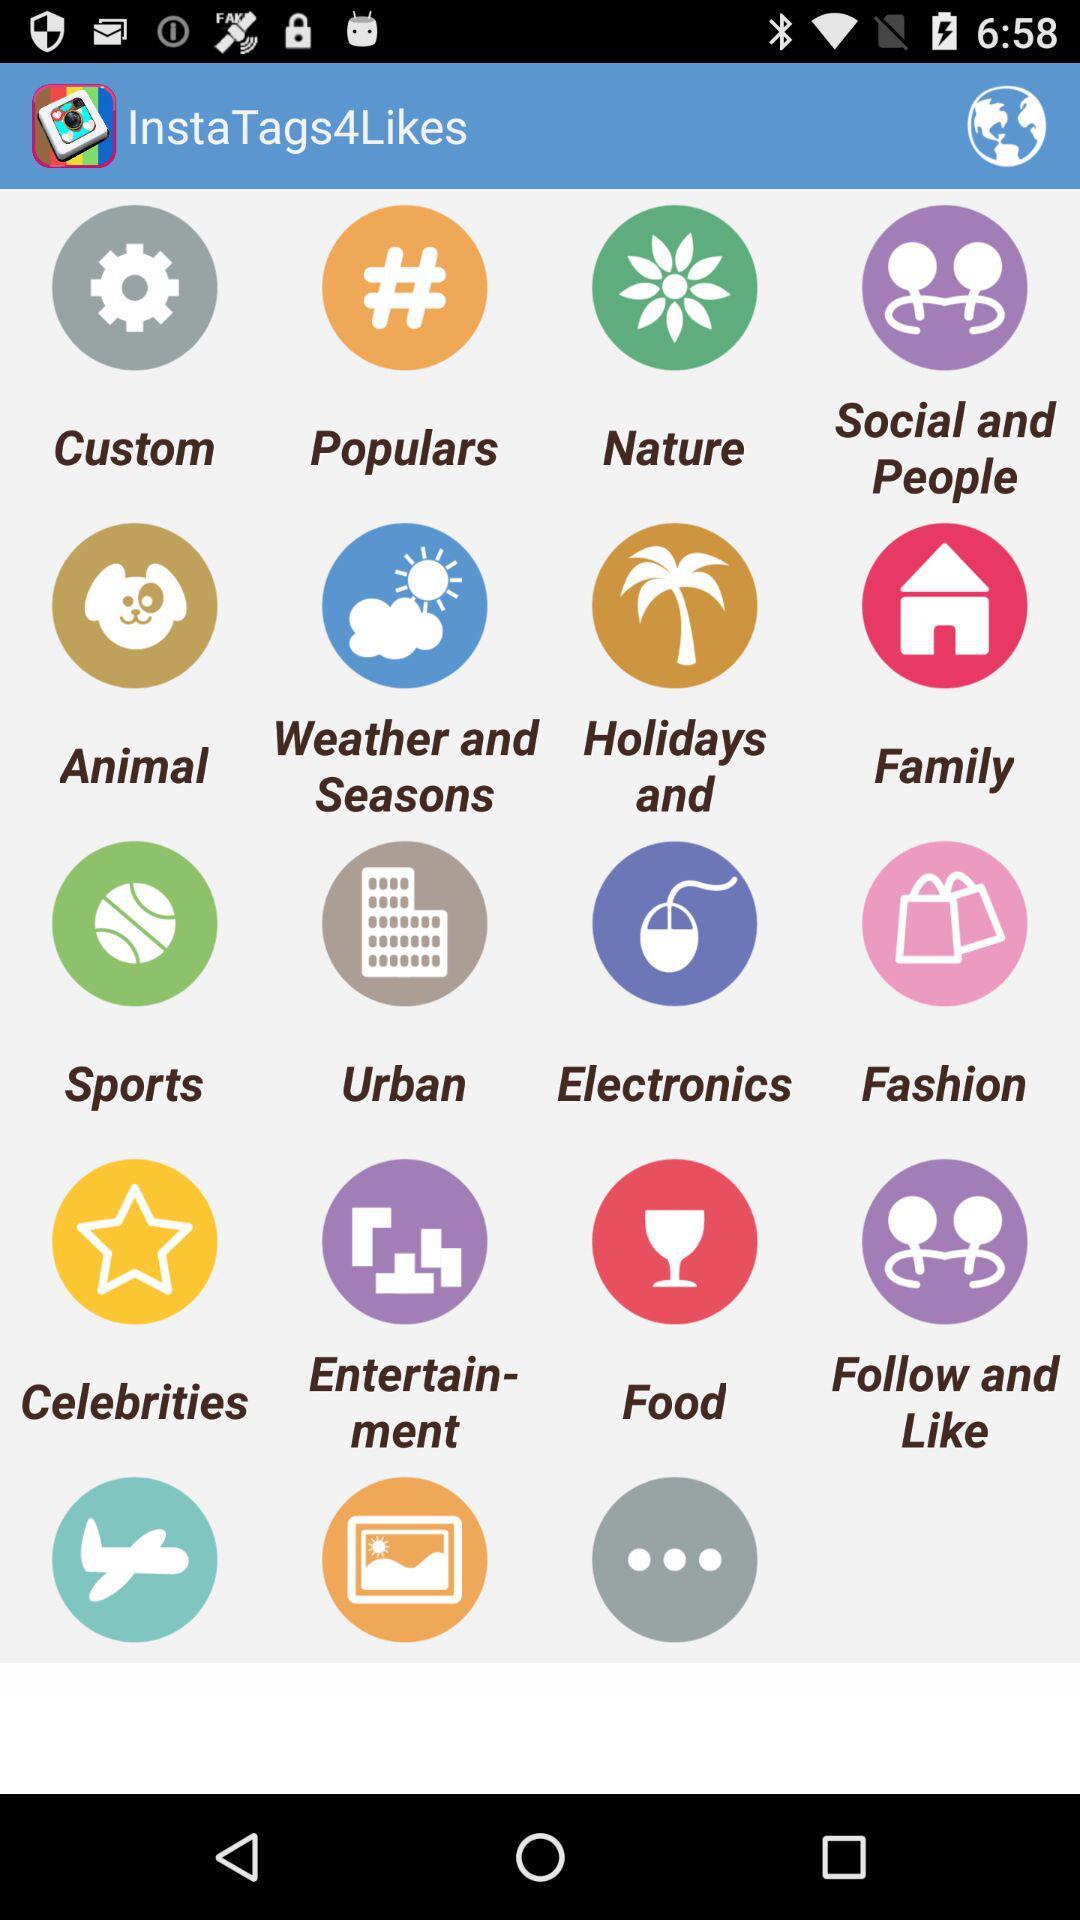 The width and height of the screenshot is (1080, 1920). What do you see at coordinates (944, 1240) in the screenshot?
I see `the icon above follow and like` at bounding box center [944, 1240].